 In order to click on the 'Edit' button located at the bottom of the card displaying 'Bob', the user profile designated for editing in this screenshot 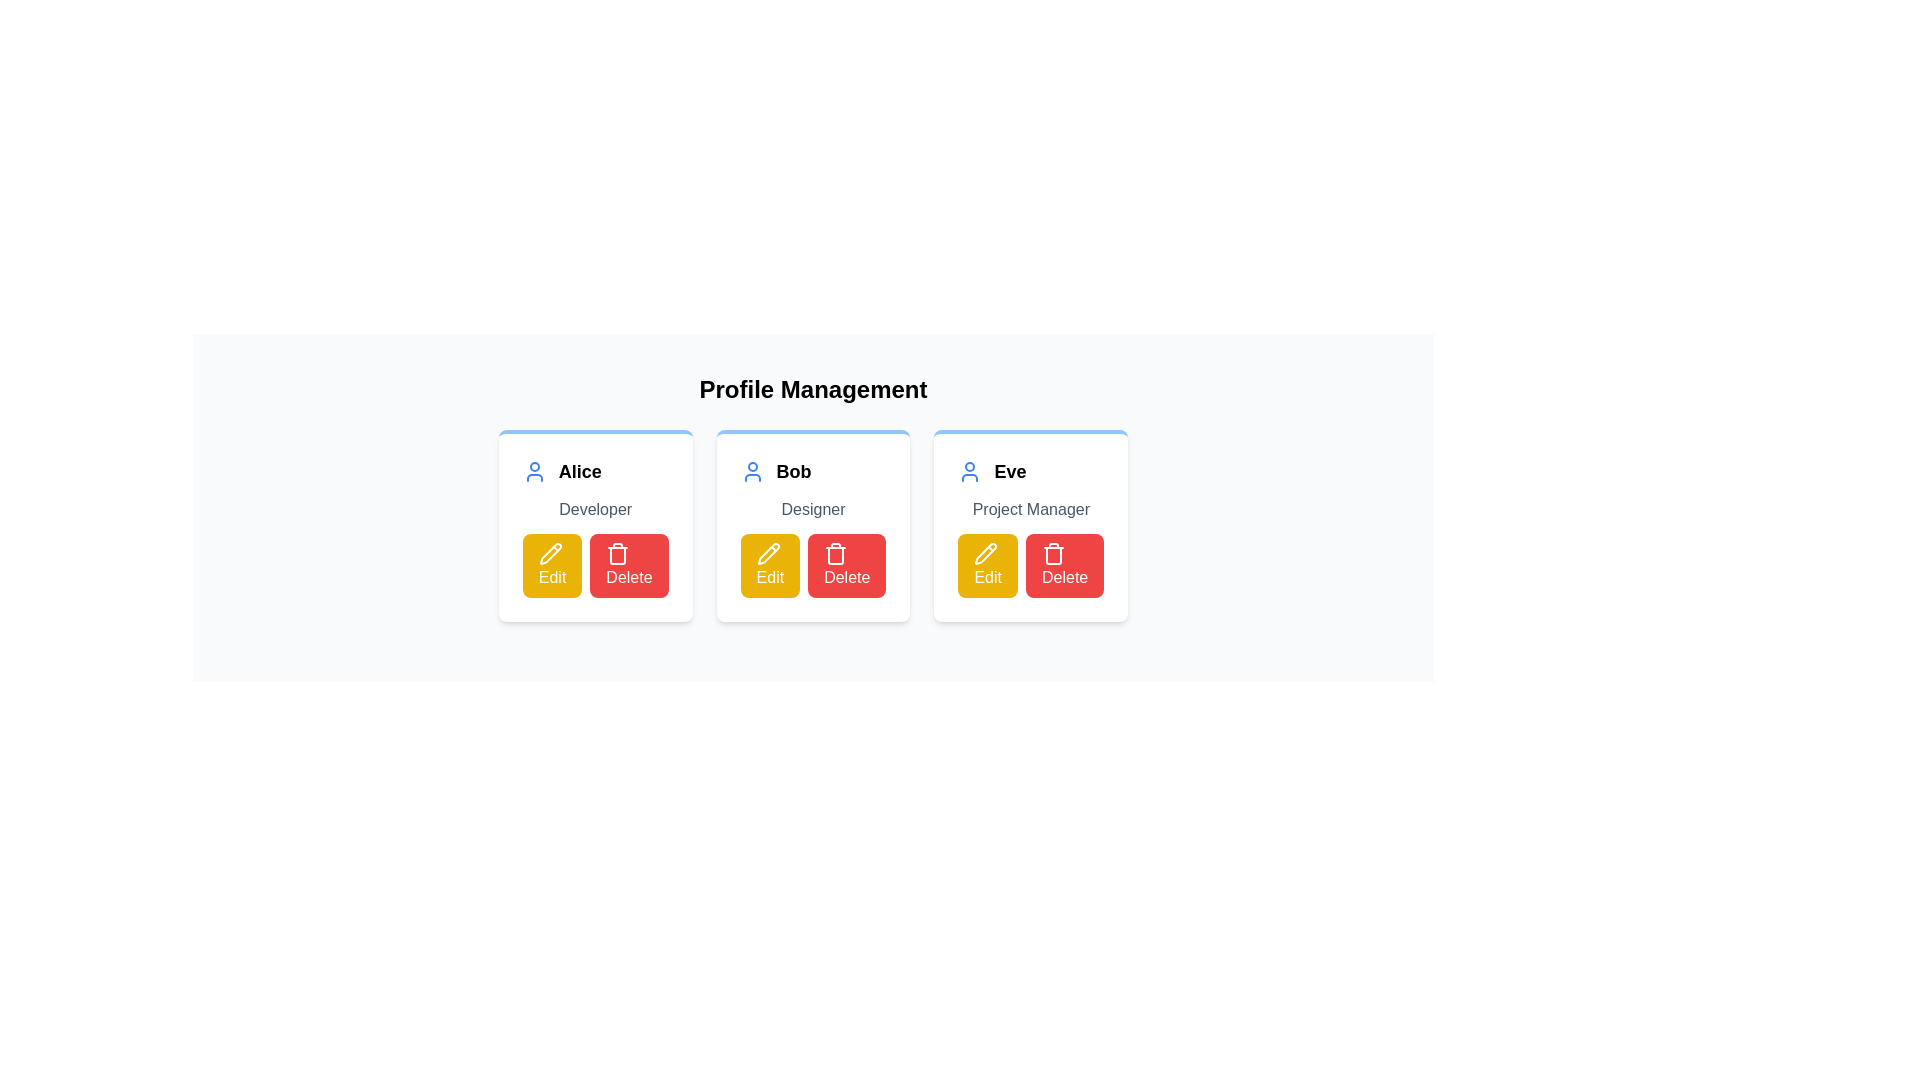, I will do `click(813, 524)`.